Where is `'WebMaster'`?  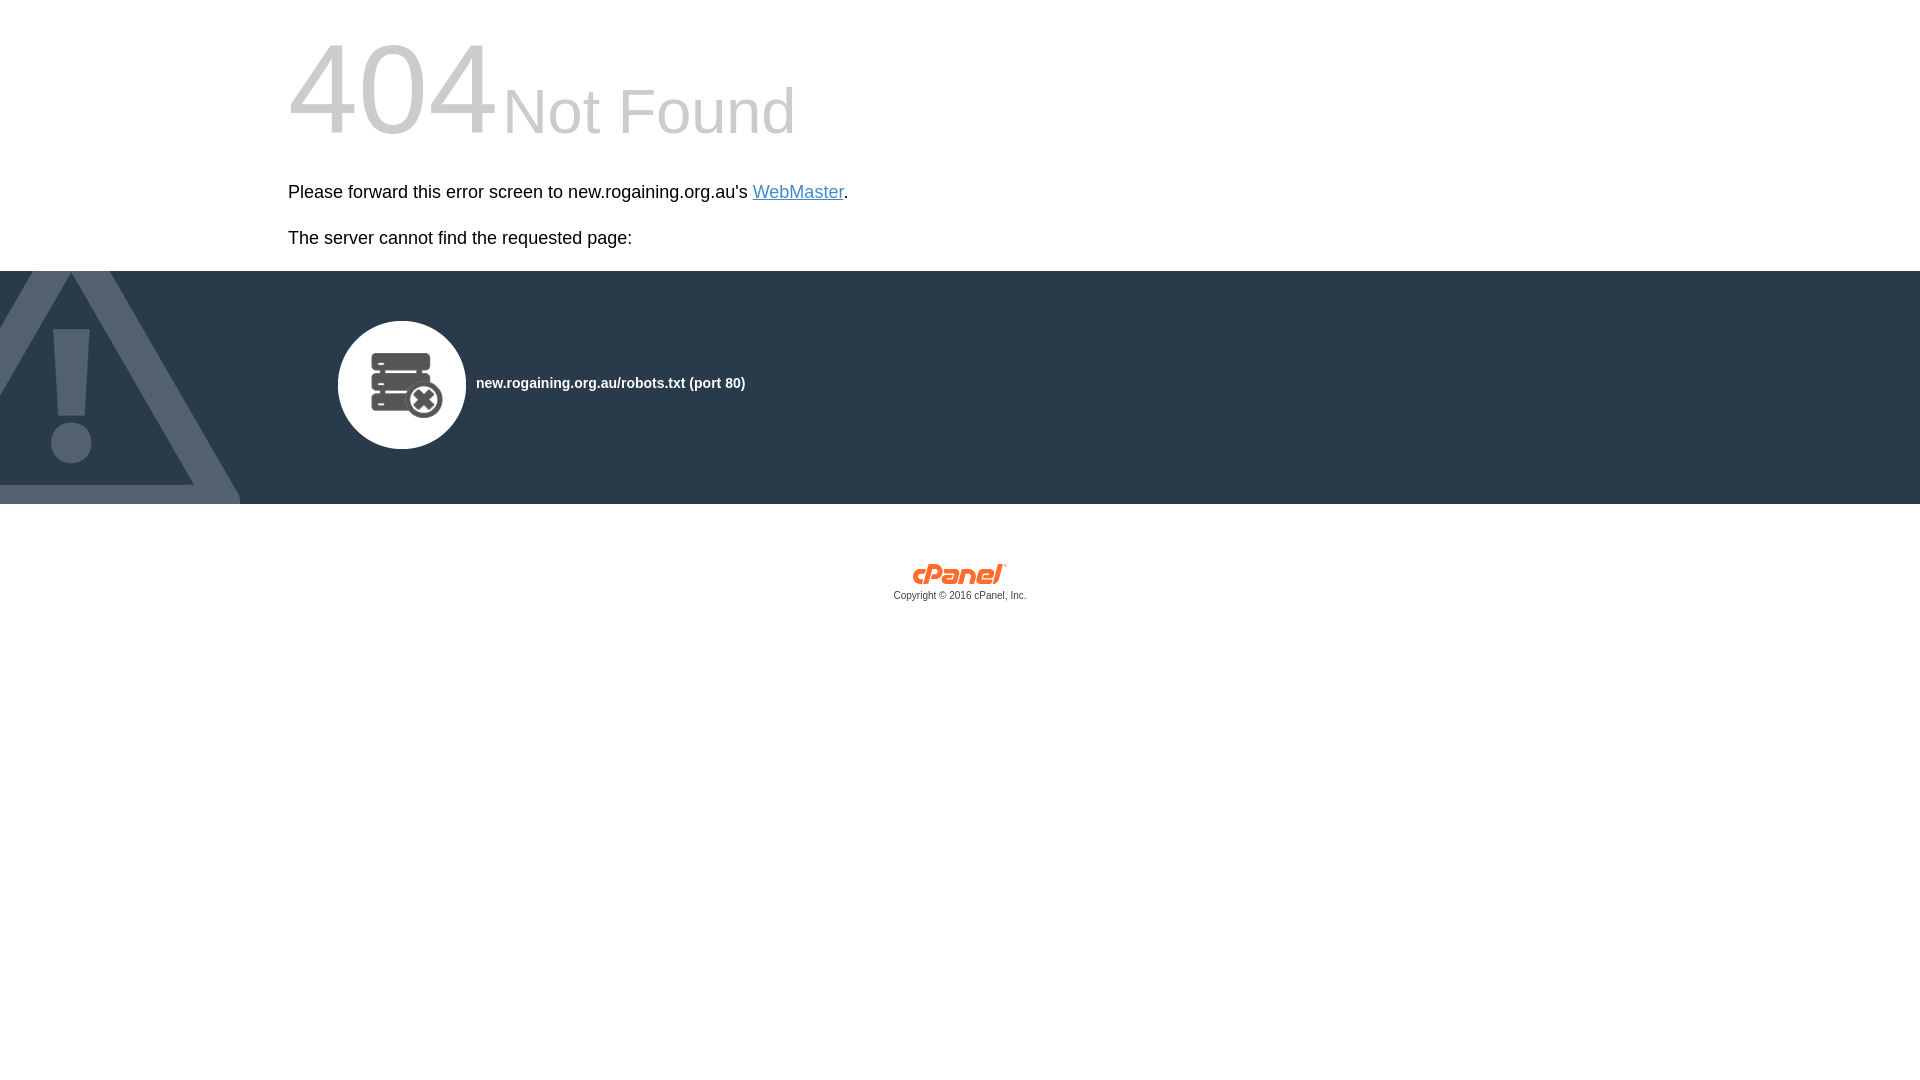
'WebMaster' is located at coordinates (752, 192).